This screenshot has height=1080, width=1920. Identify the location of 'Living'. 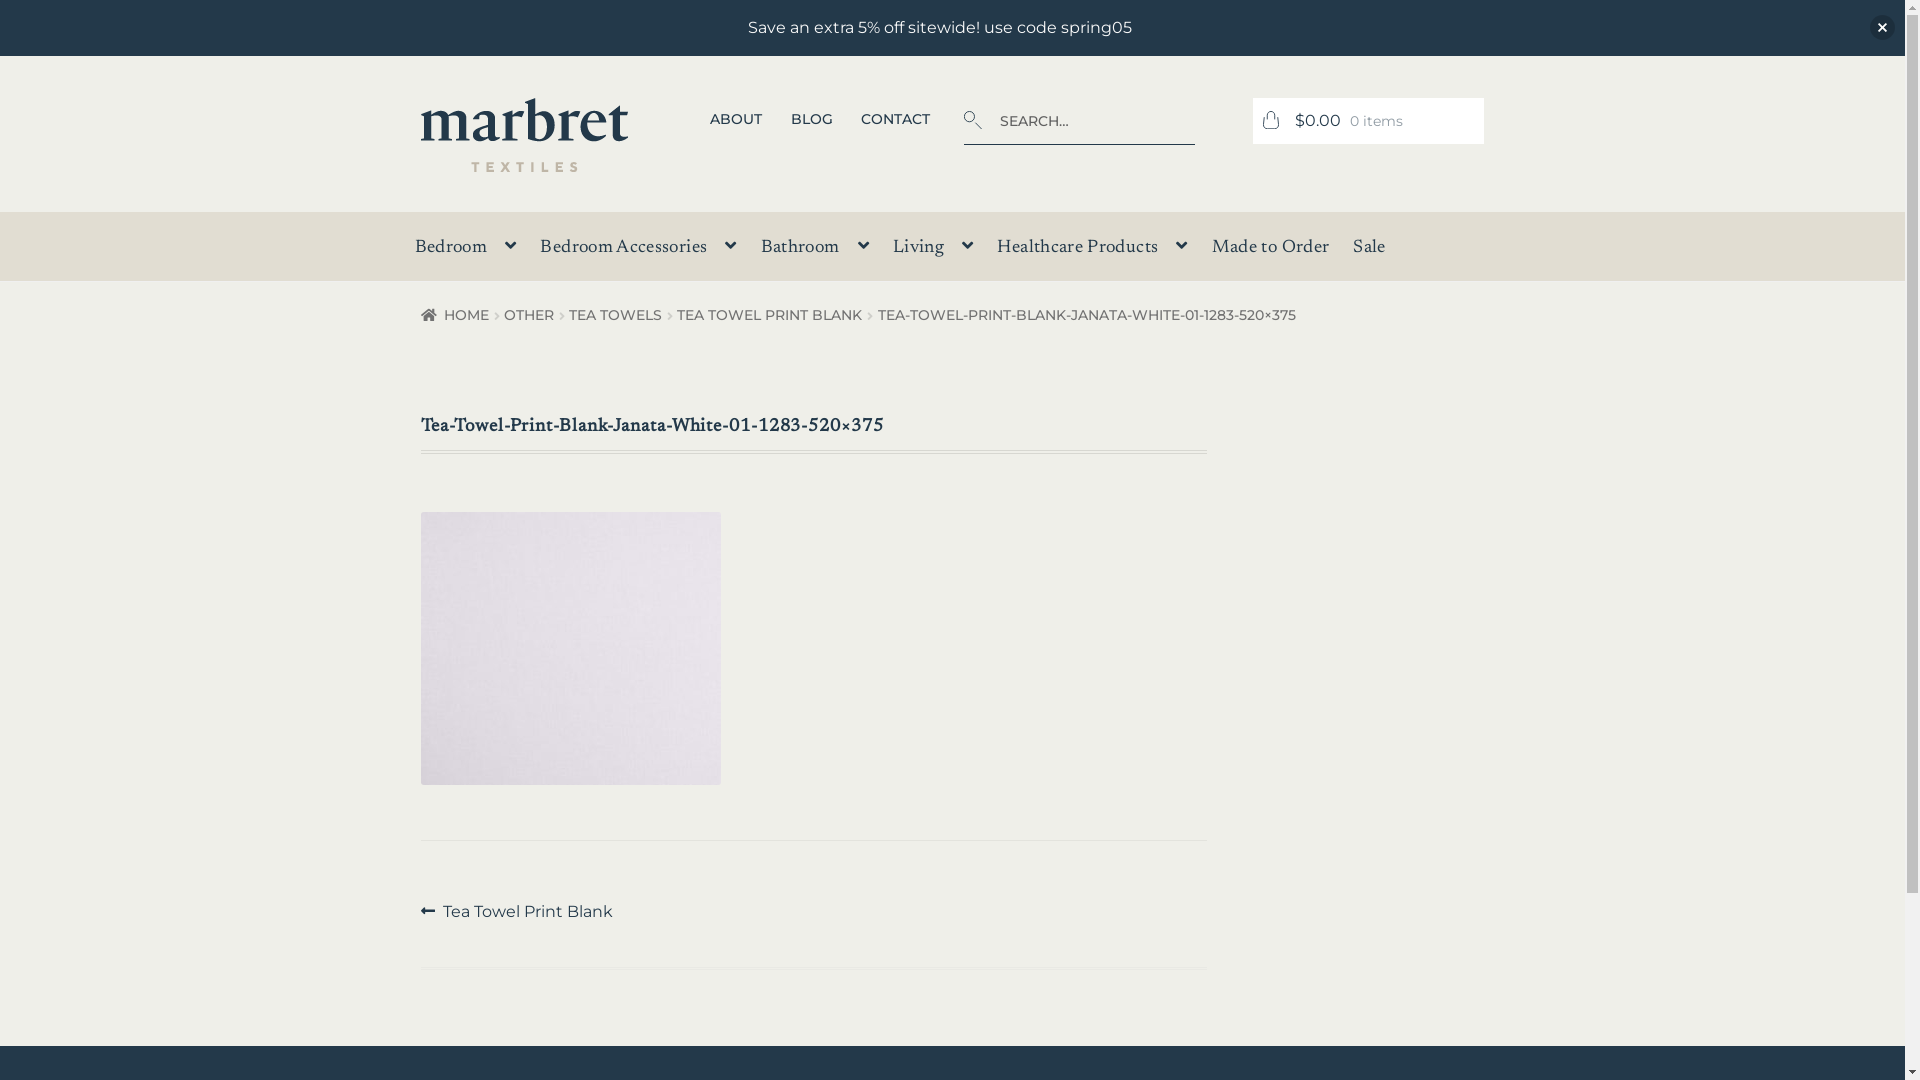
(932, 250).